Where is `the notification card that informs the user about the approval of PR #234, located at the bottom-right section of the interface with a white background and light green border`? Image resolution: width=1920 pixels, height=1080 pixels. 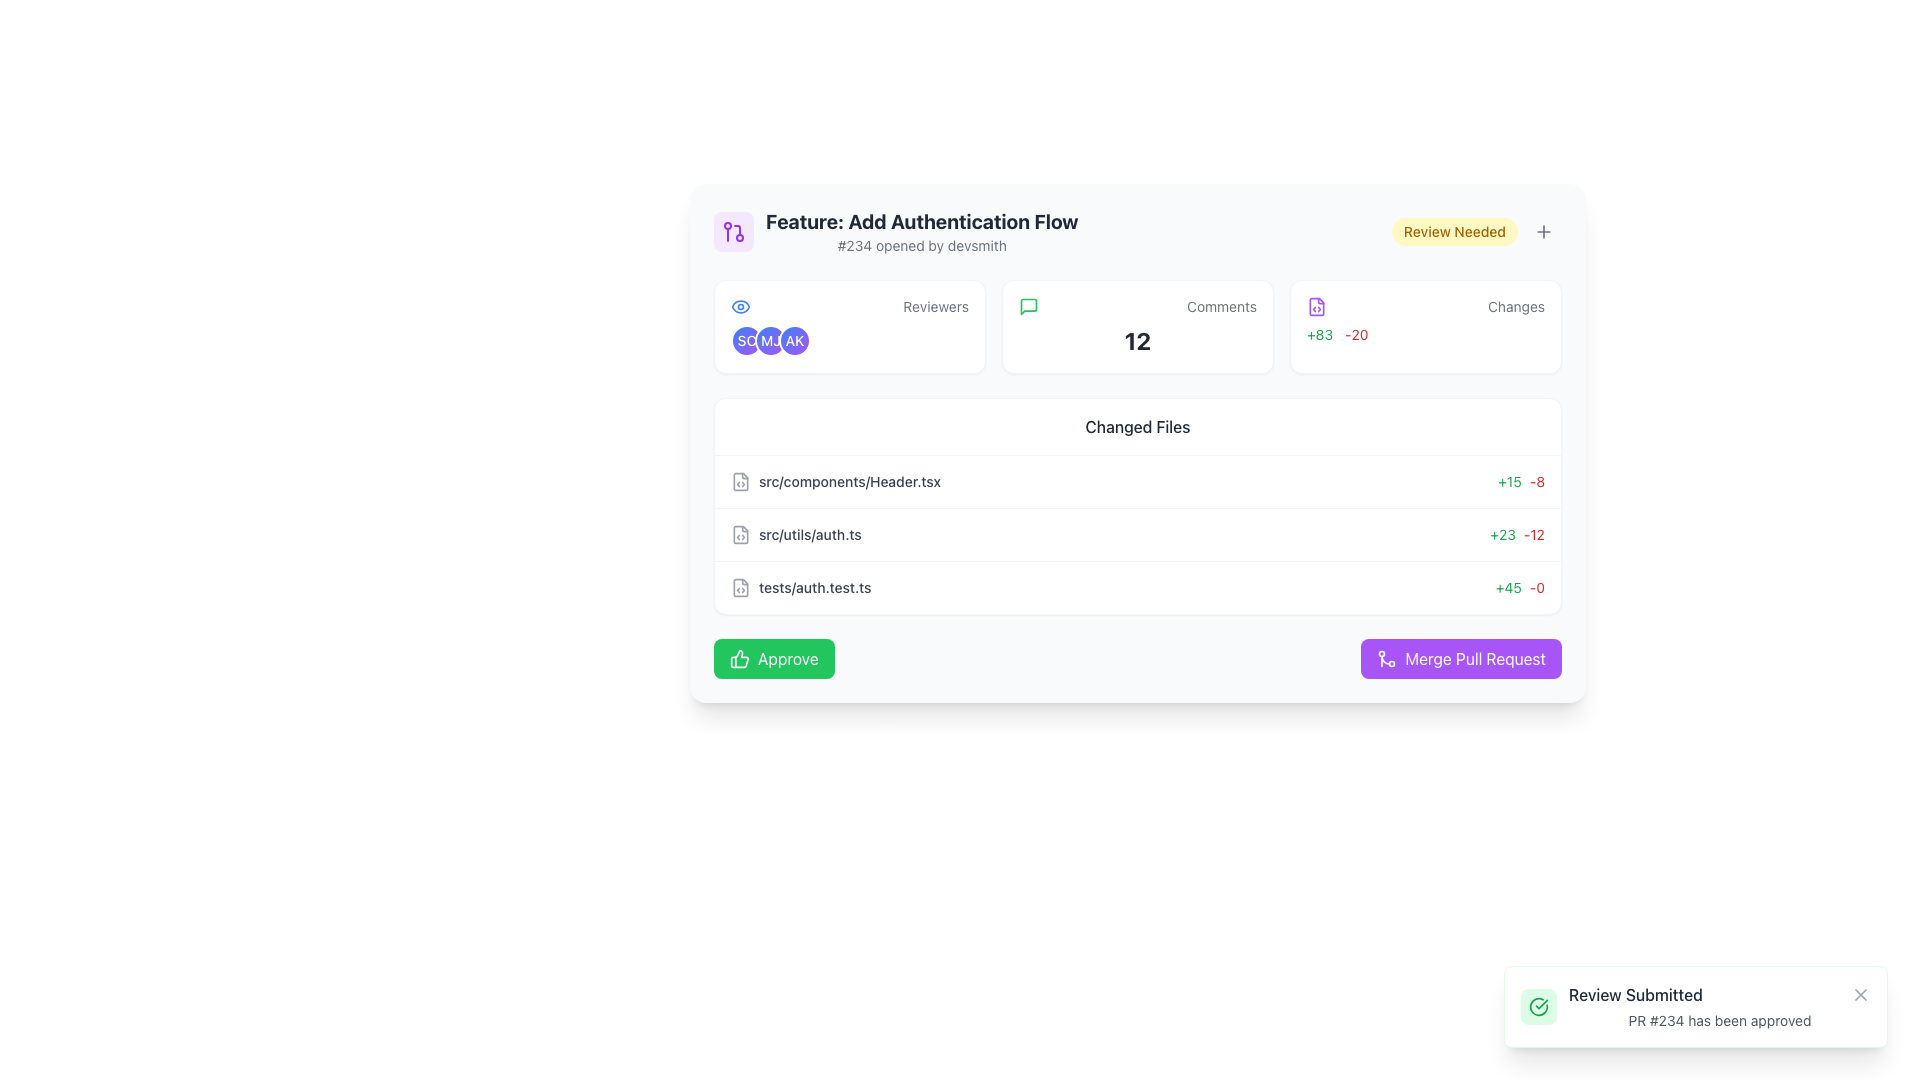 the notification card that informs the user about the approval of PR #234, located at the bottom-right section of the interface with a white background and light green border is located at coordinates (1694, 1006).